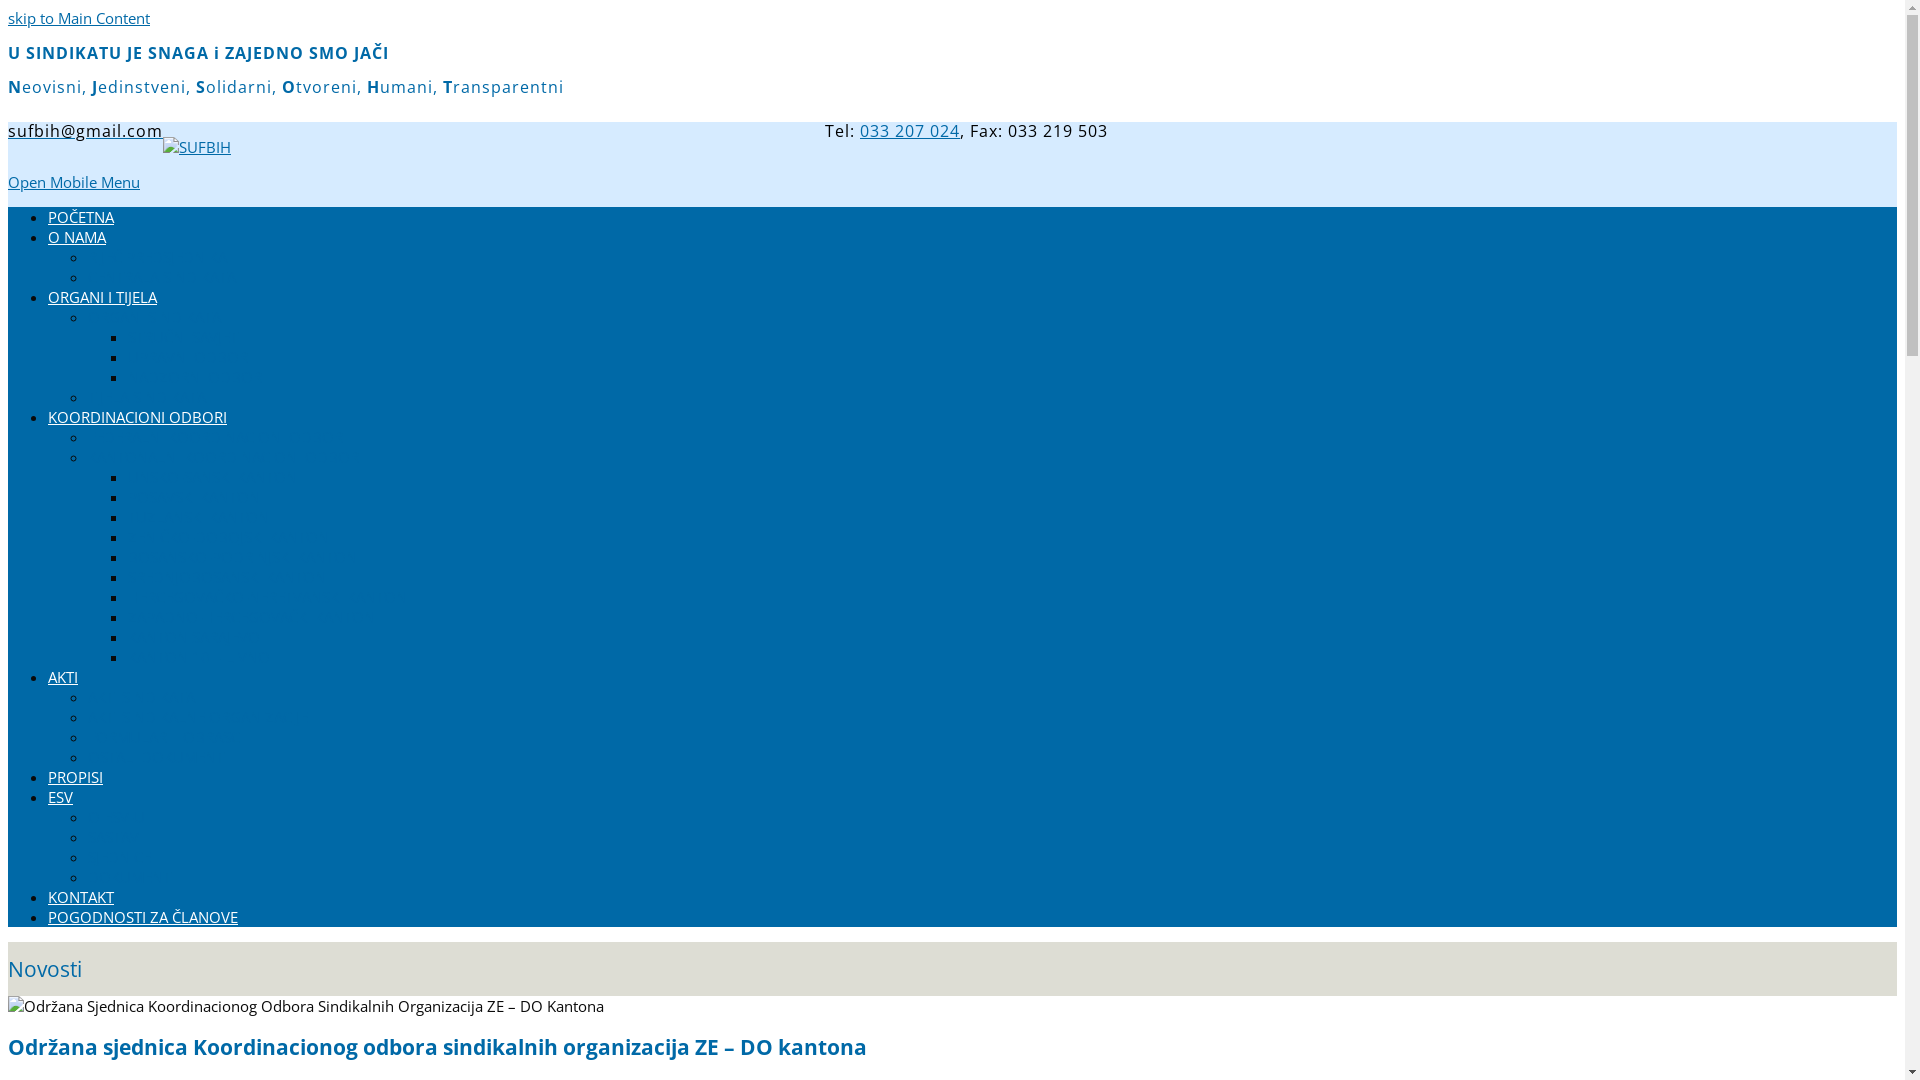 This screenshot has height=1080, width=1920. Describe the element at coordinates (153, 315) in the screenshot. I see `'ORGANI SINDIKATA'` at that location.